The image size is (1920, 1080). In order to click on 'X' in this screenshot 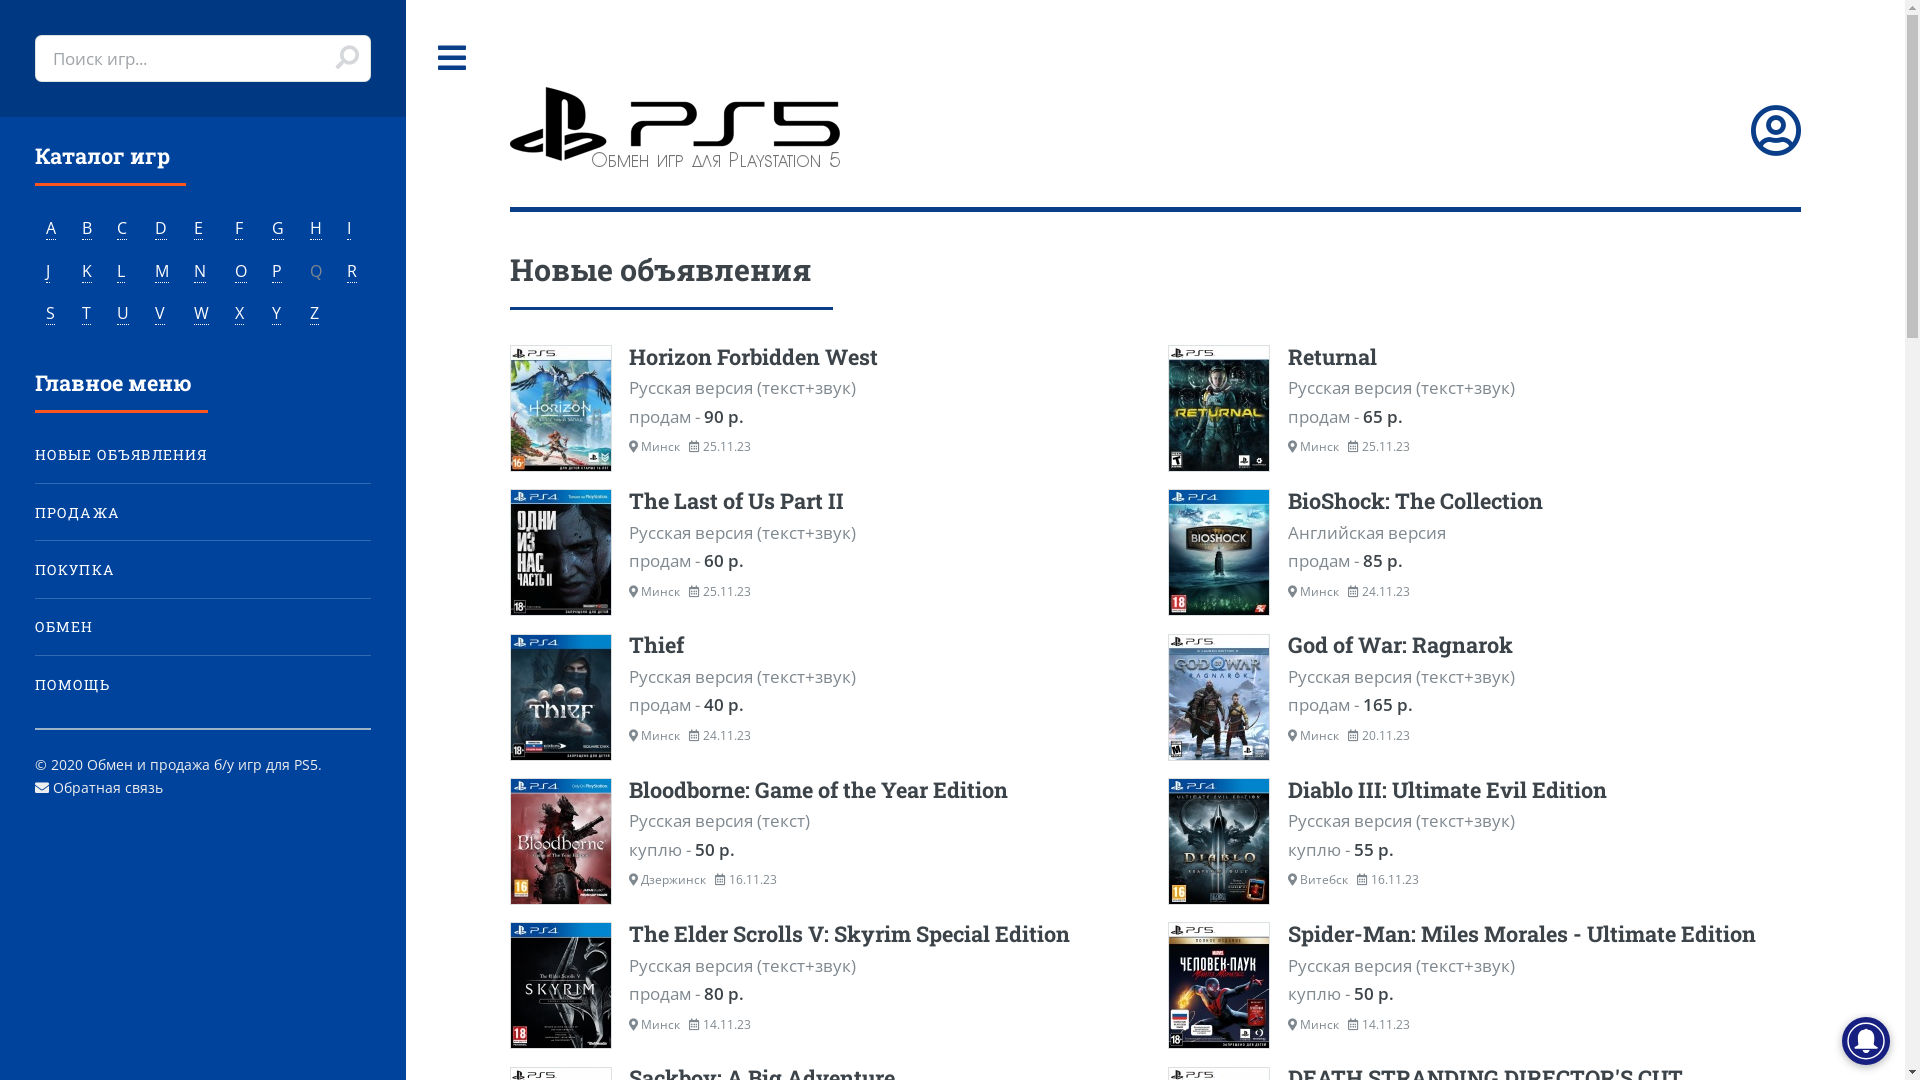, I will do `click(235, 313)`.